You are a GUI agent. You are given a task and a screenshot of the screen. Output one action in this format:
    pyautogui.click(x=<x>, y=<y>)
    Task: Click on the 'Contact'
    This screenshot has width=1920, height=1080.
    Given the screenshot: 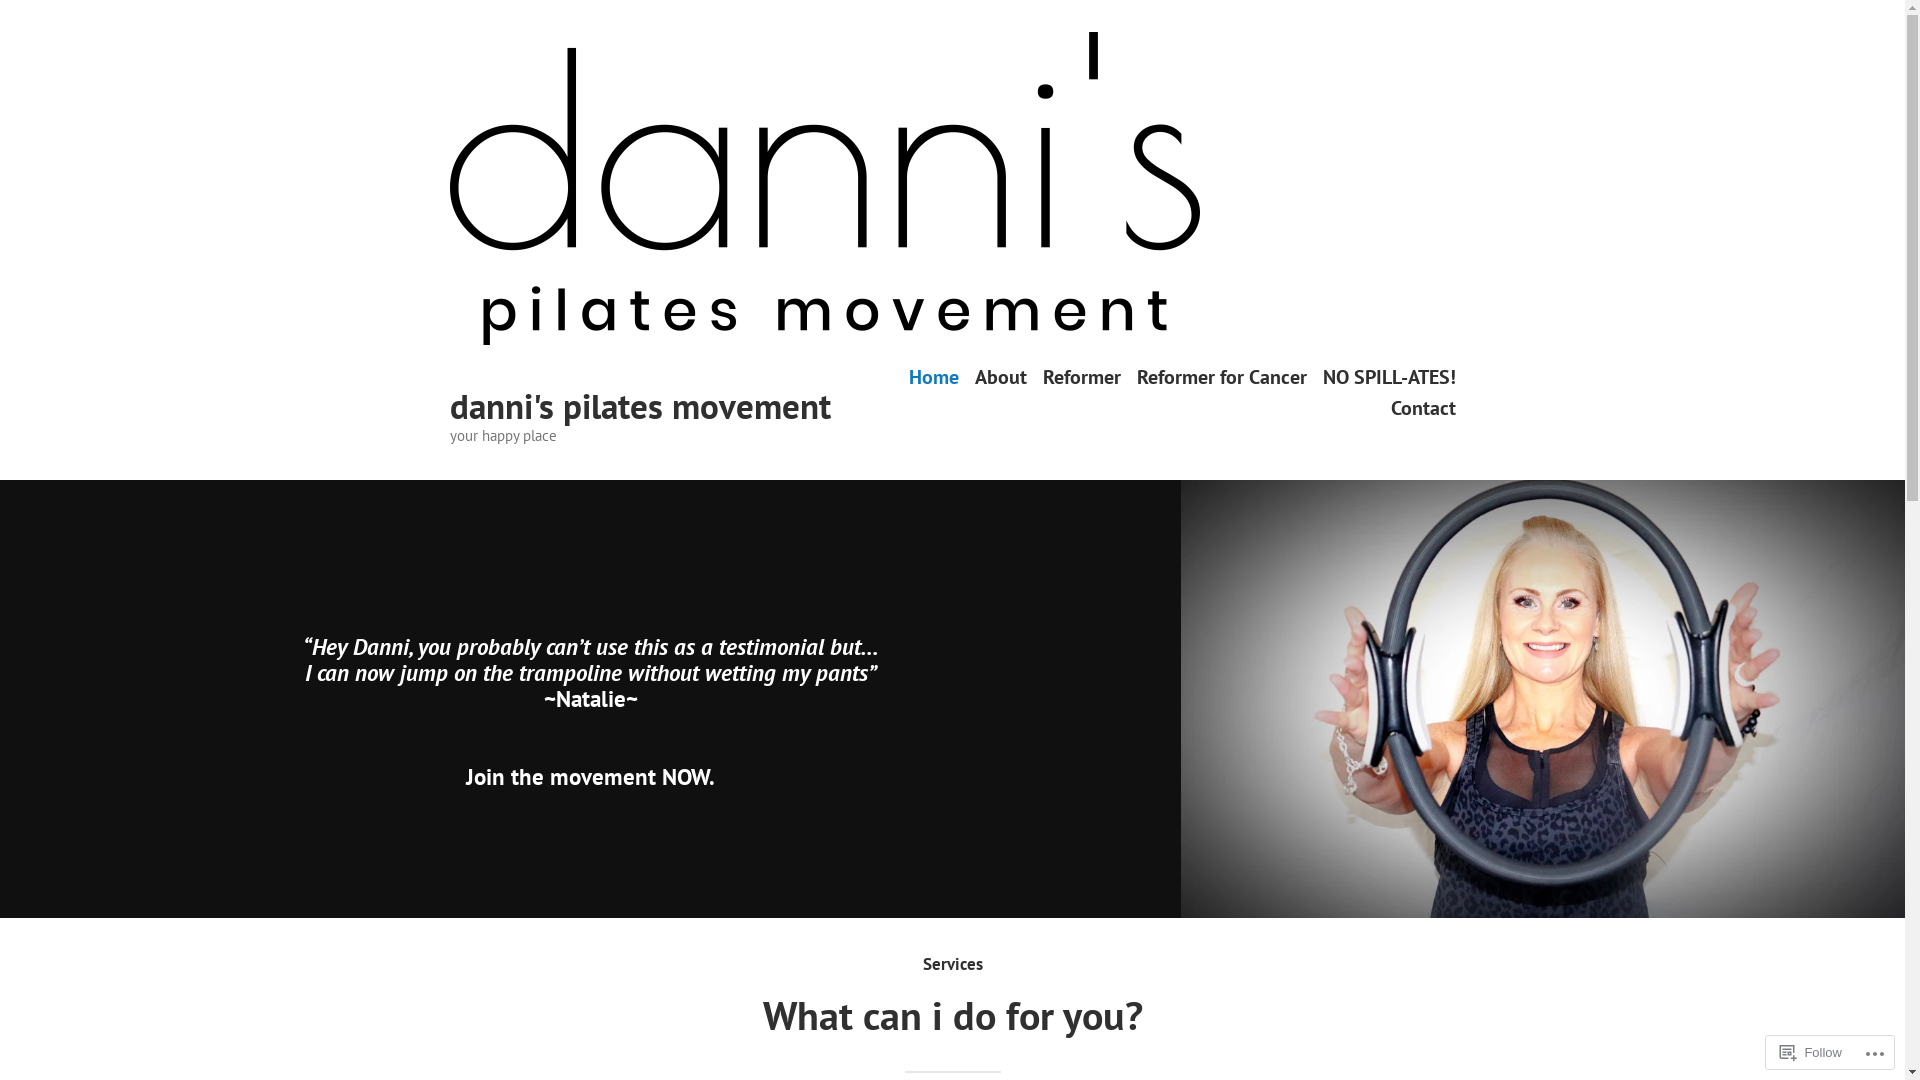 What is the action you would take?
    pyautogui.click(x=1421, y=407)
    